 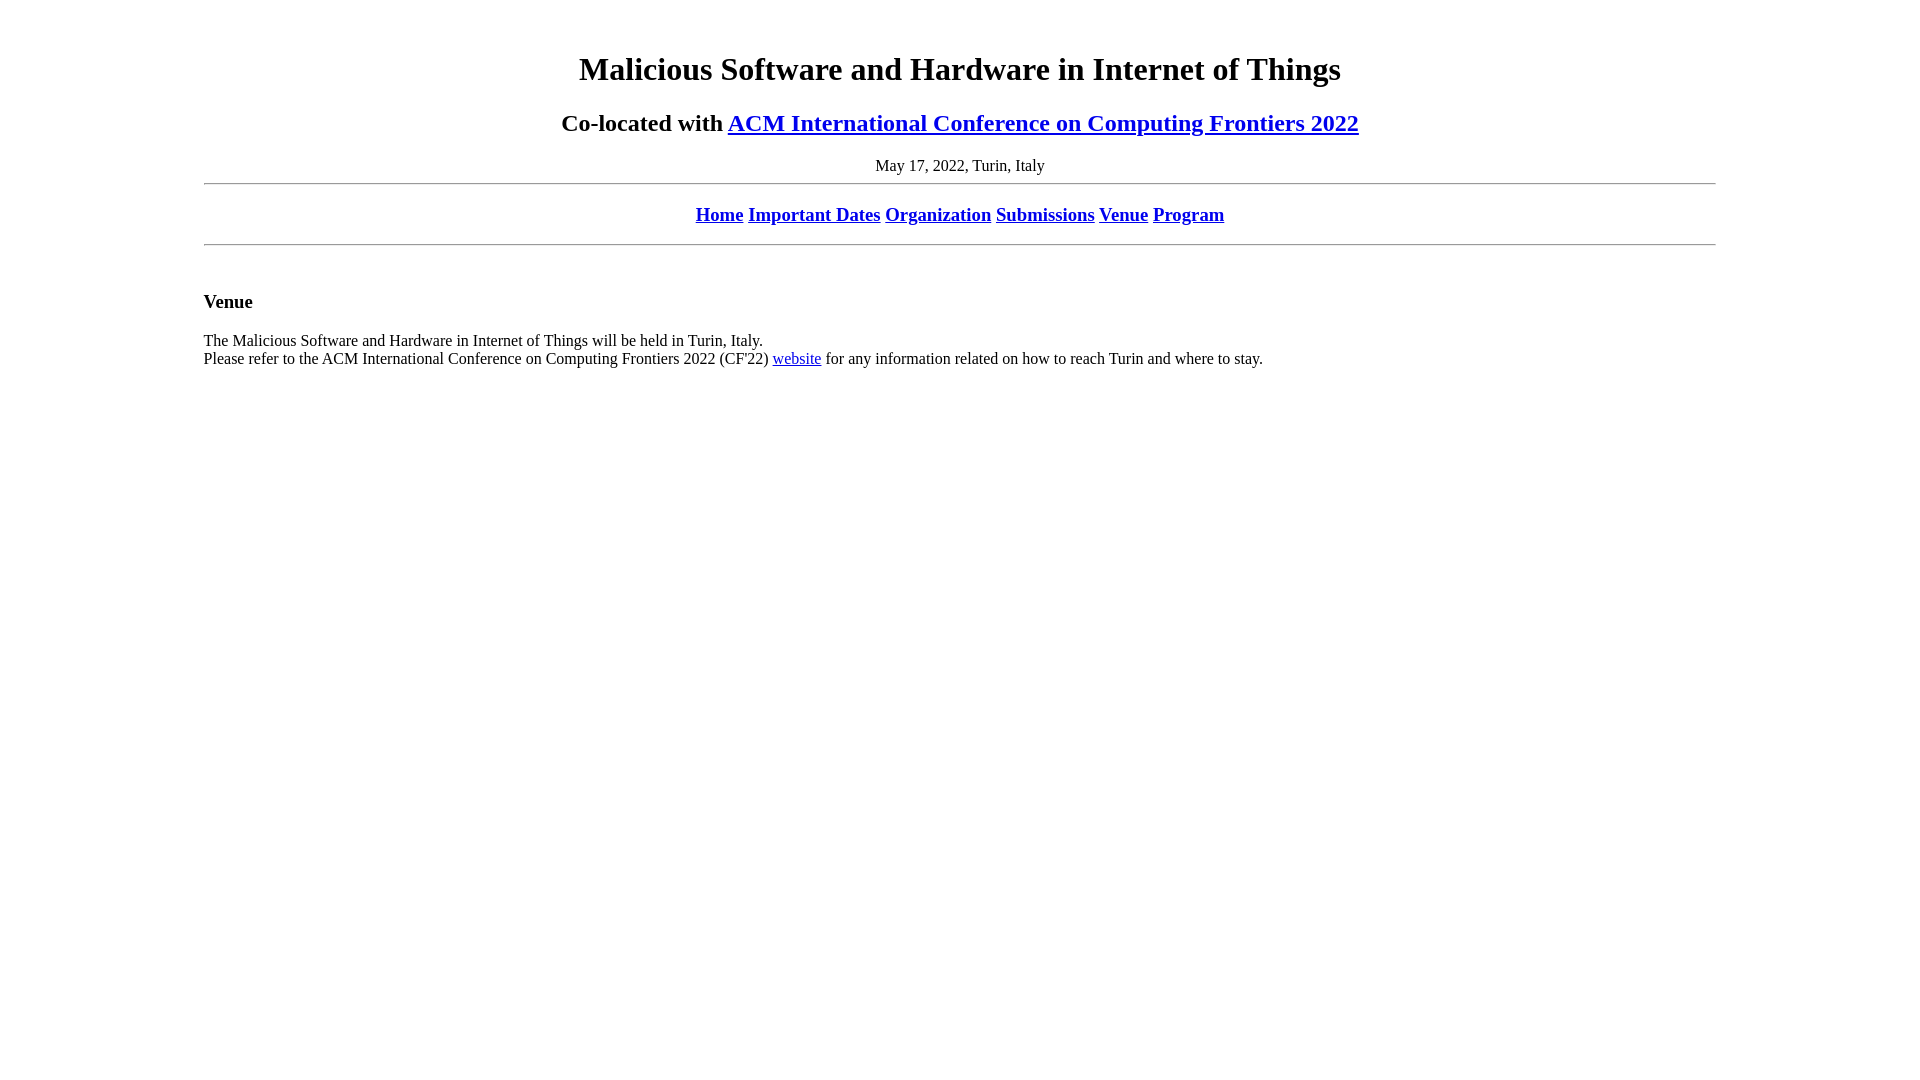 What do you see at coordinates (1044, 214) in the screenshot?
I see `'Submissions'` at bounding box center [1044, 214].